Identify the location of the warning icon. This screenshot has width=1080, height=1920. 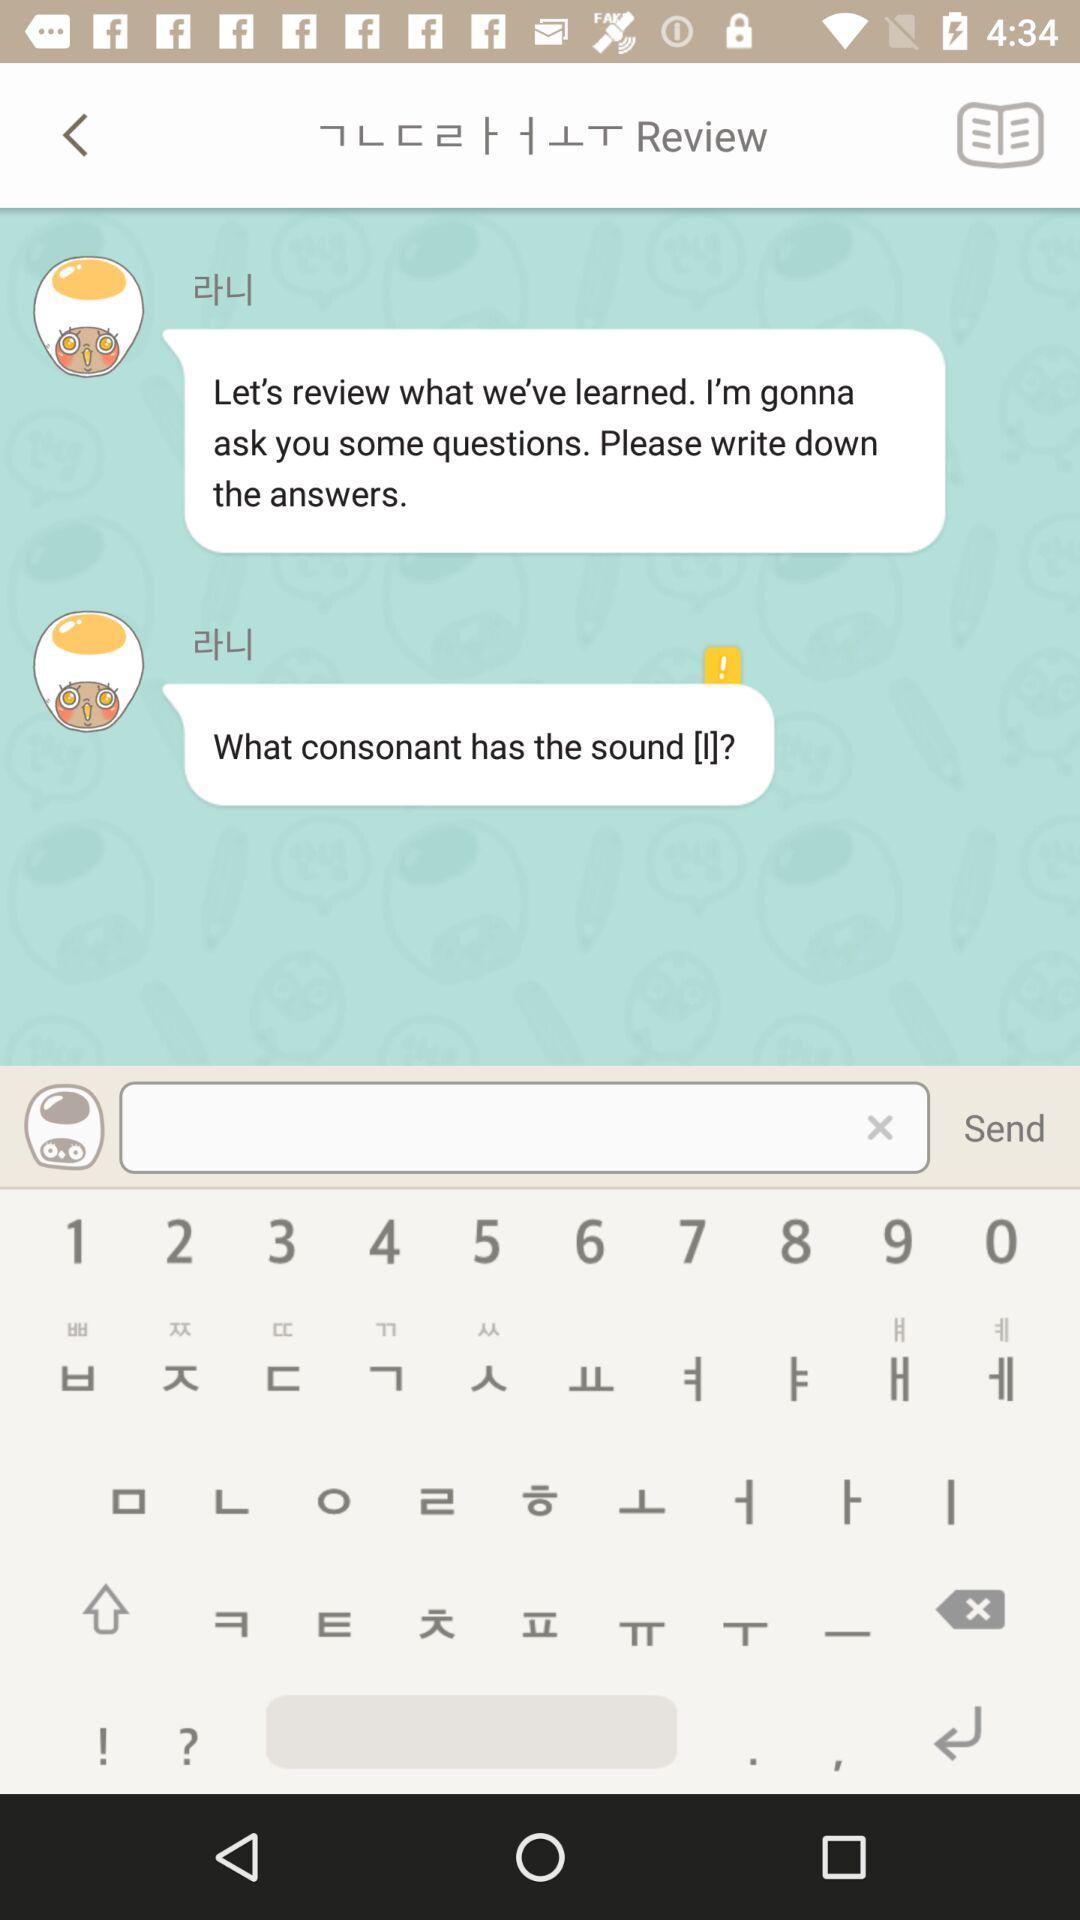
(104, 1731).